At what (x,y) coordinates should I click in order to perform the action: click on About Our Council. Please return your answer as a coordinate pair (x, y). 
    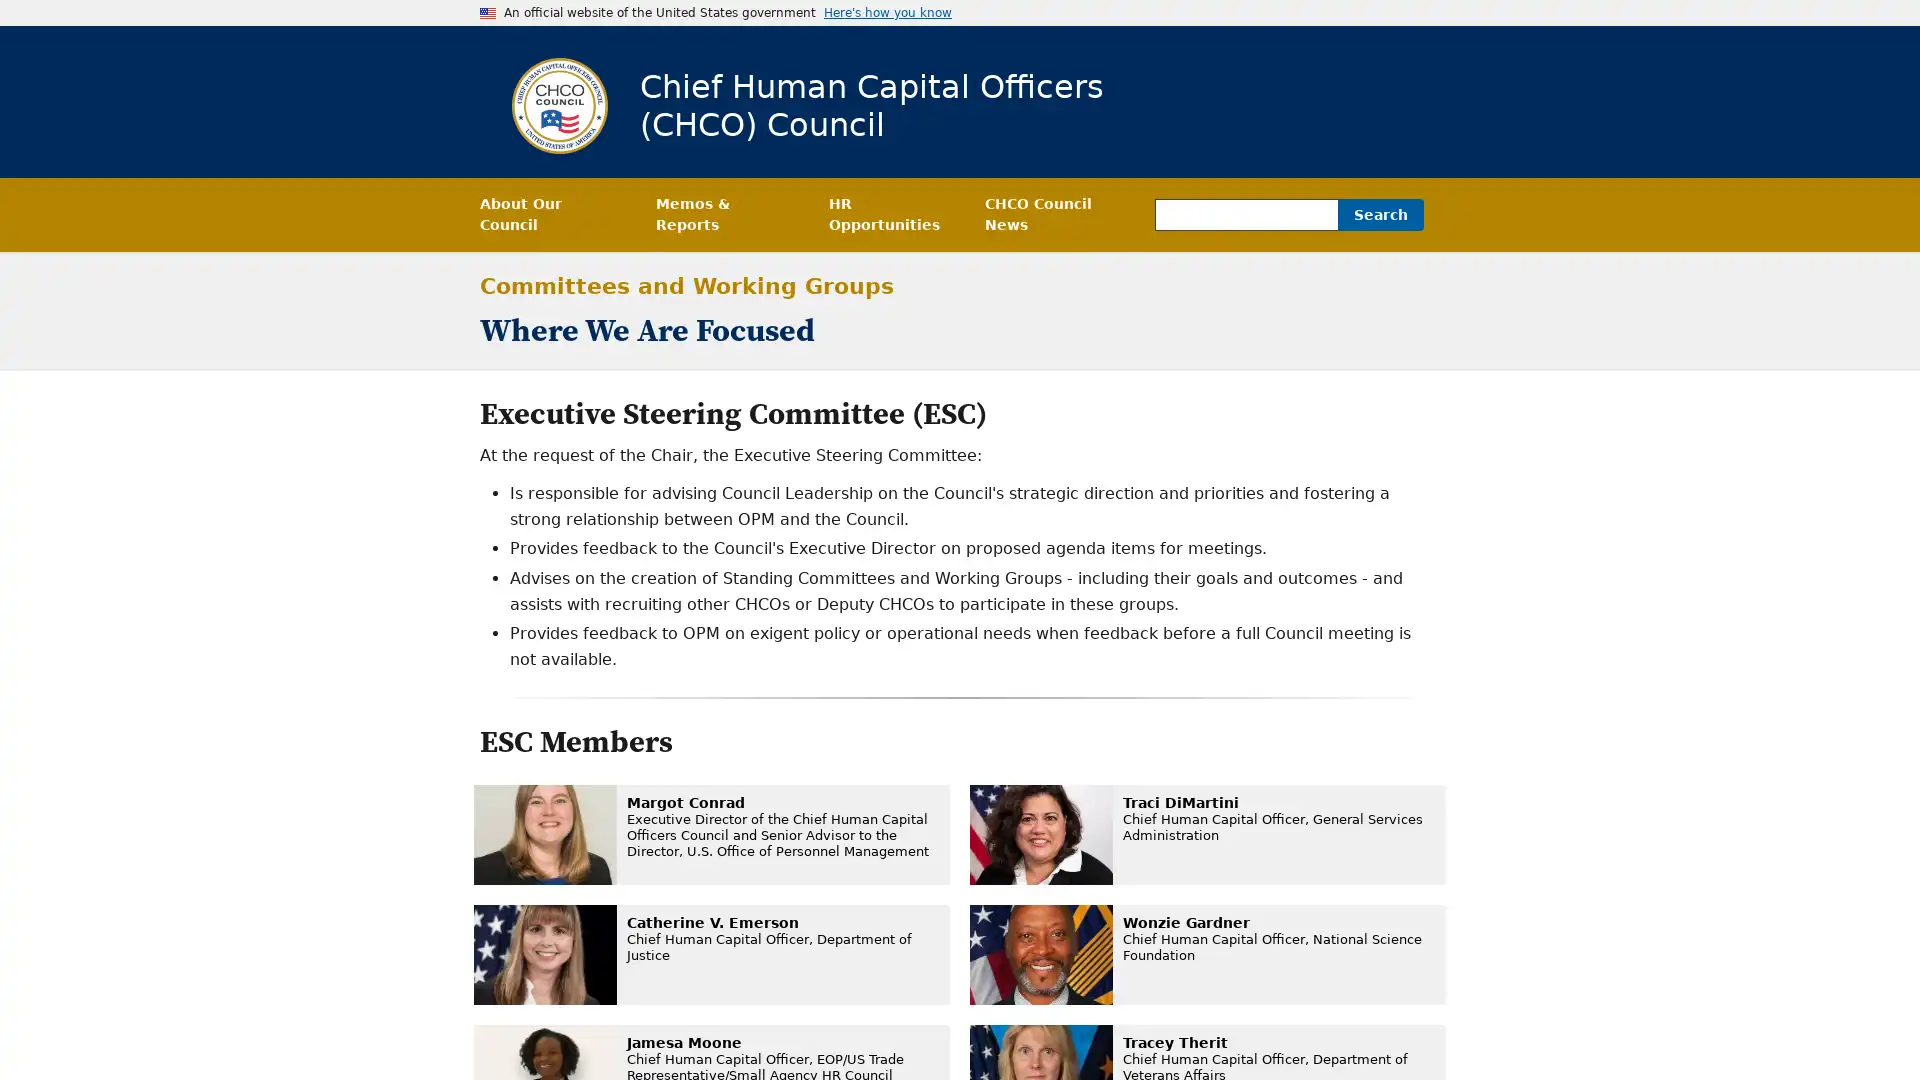
    Looking at the image, I should click on (551, 215).